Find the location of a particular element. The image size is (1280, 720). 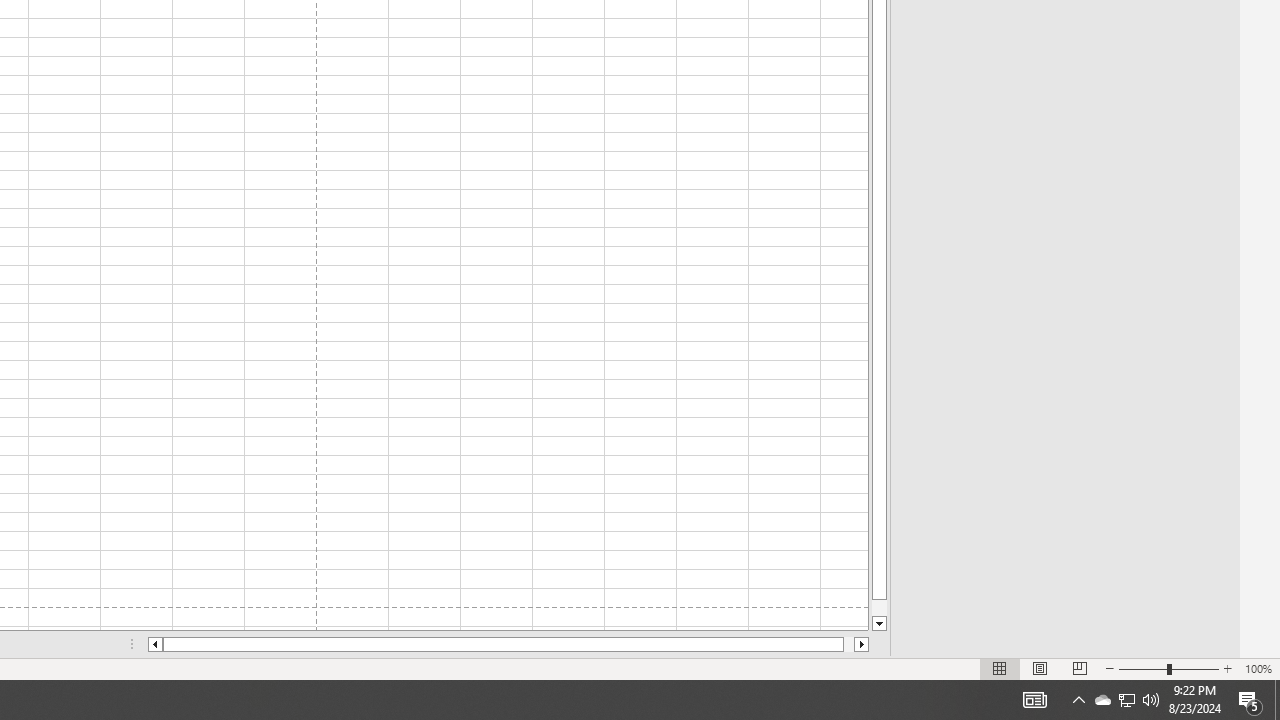

'Page down' is located at coordinates (879, 607).